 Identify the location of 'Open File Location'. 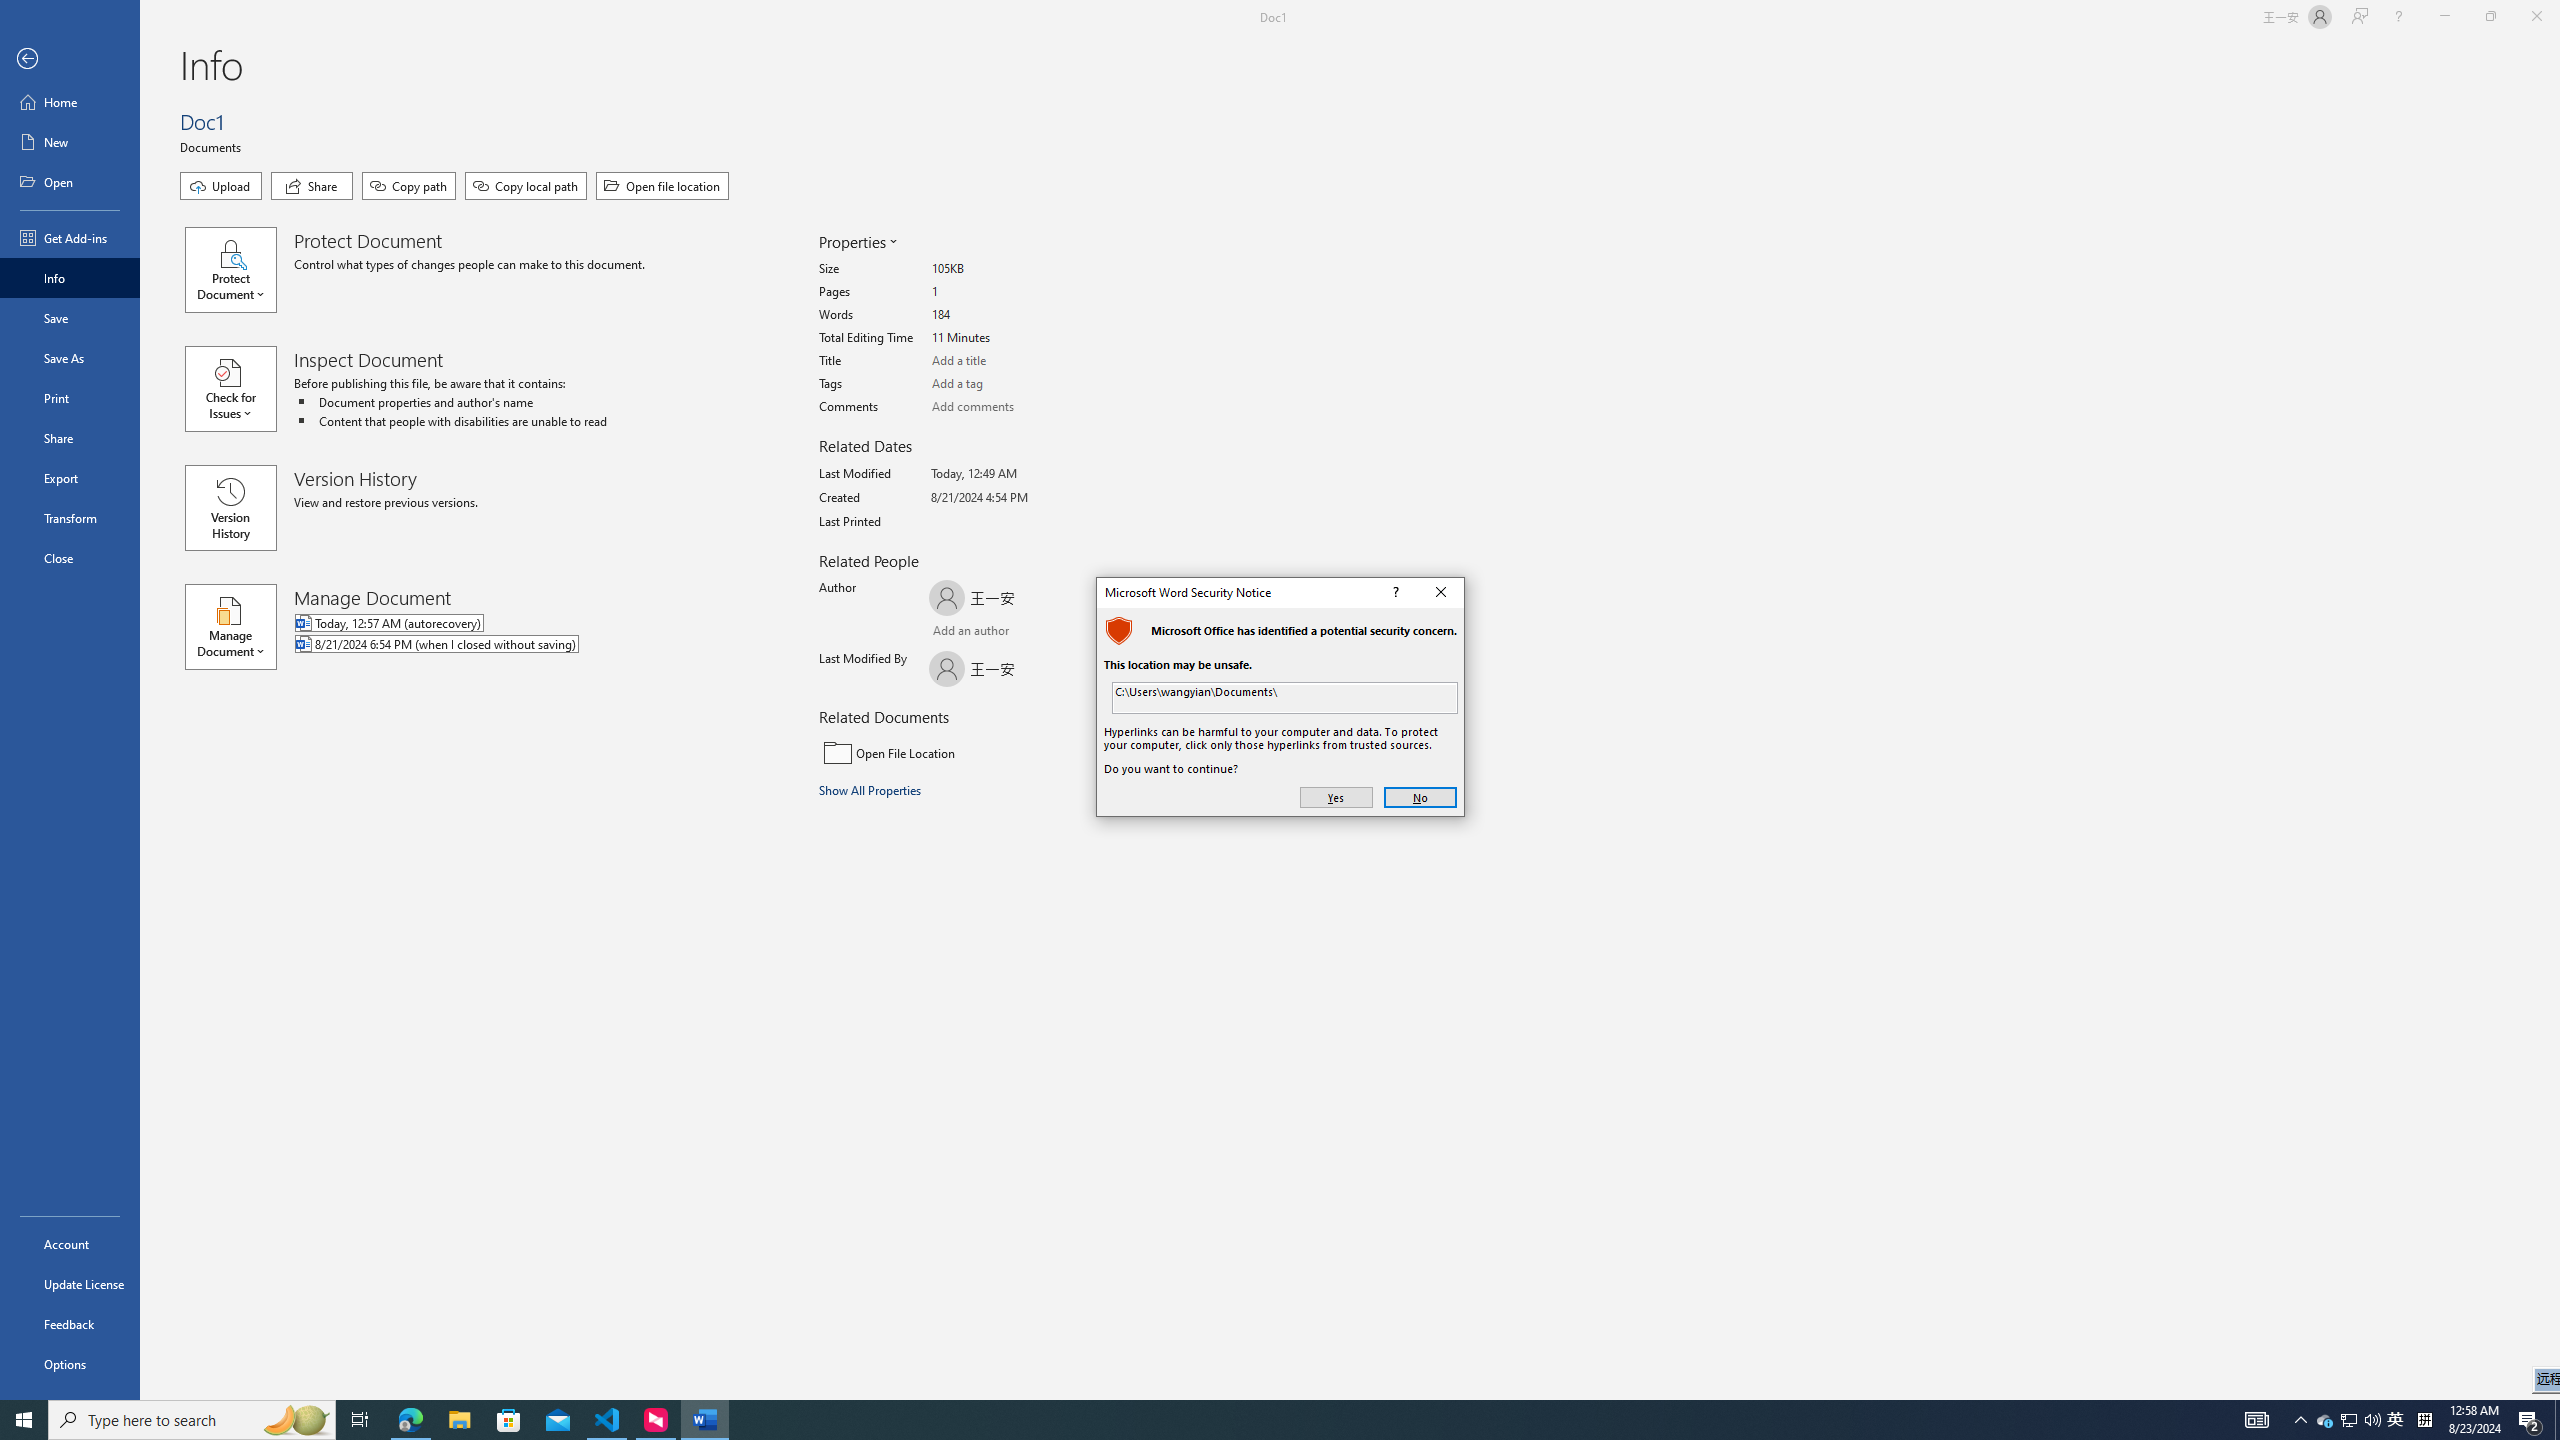
(953, 752).